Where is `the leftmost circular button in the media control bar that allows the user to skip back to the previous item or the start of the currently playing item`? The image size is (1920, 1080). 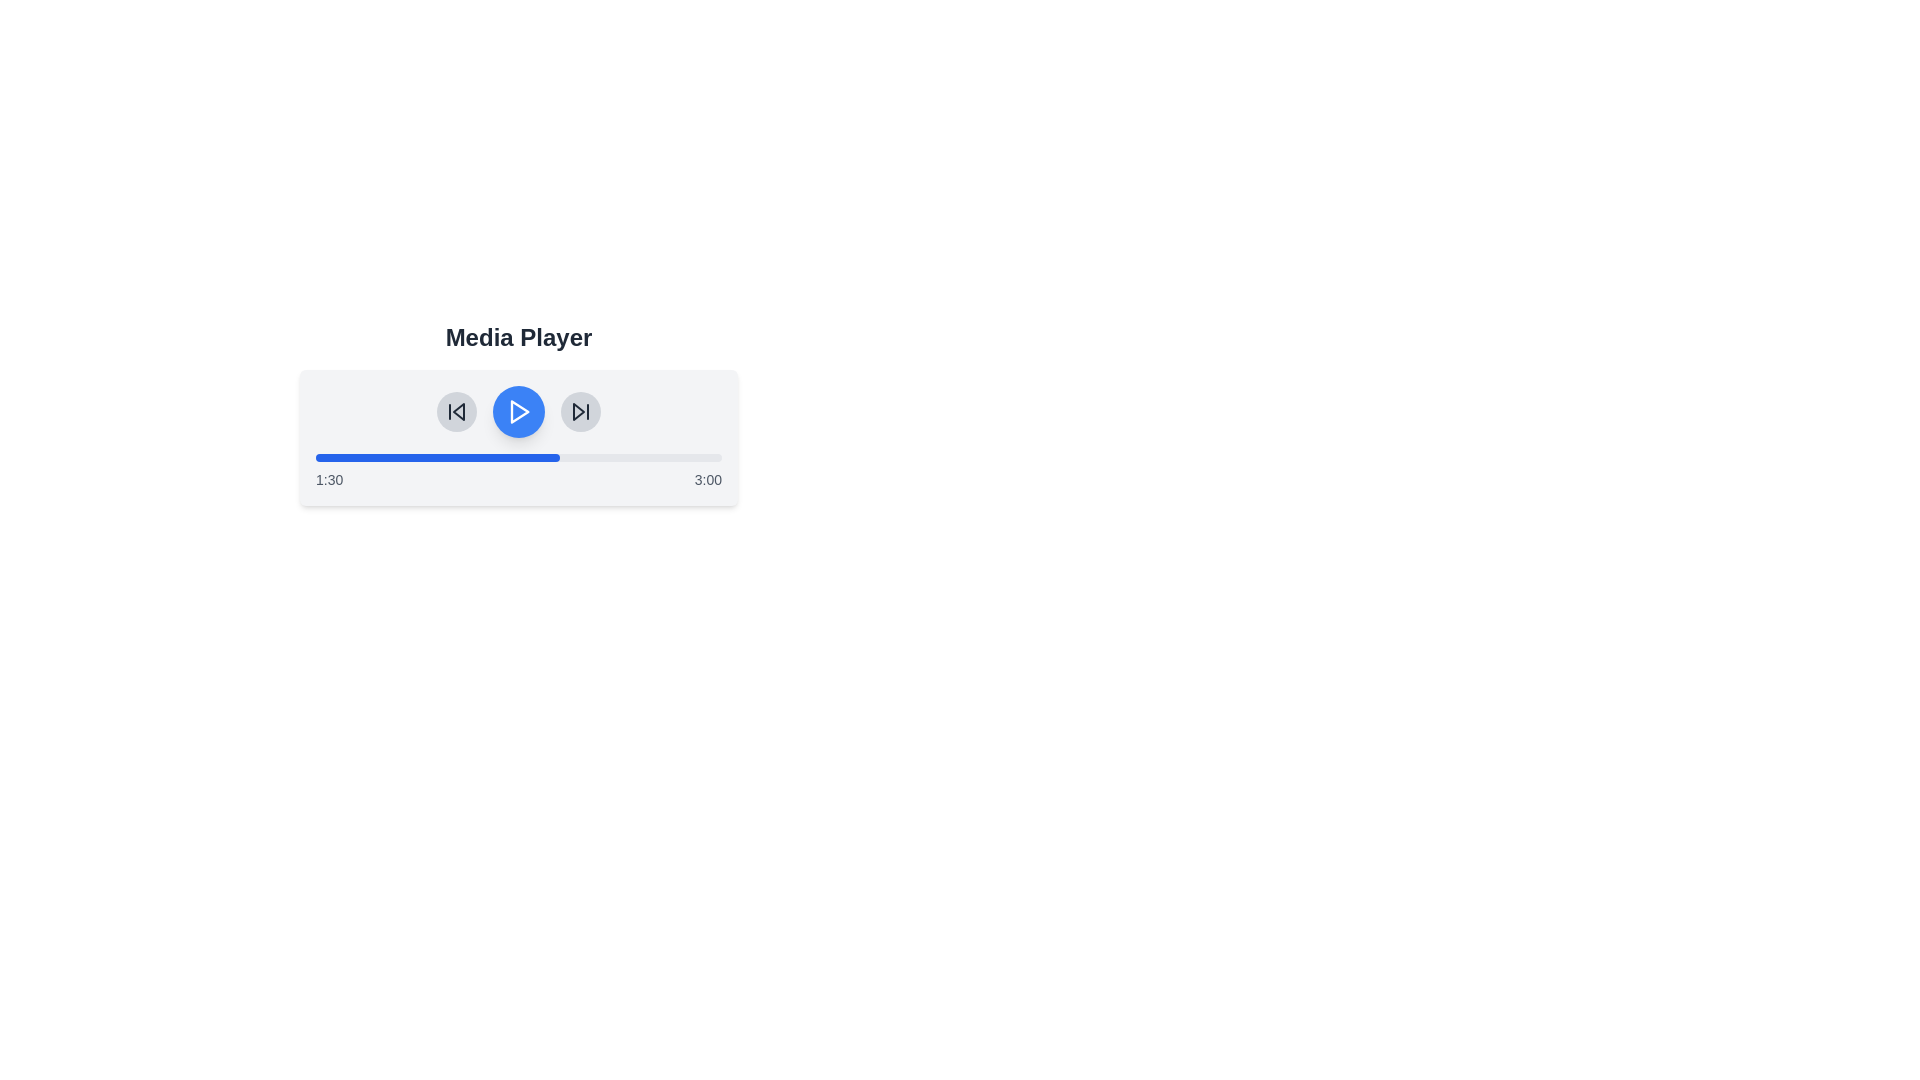
the leftmost circular button in the media control bar that allows the user to skip back to the previous item or the start of the currently playing item is located at coordinates (455, 411).